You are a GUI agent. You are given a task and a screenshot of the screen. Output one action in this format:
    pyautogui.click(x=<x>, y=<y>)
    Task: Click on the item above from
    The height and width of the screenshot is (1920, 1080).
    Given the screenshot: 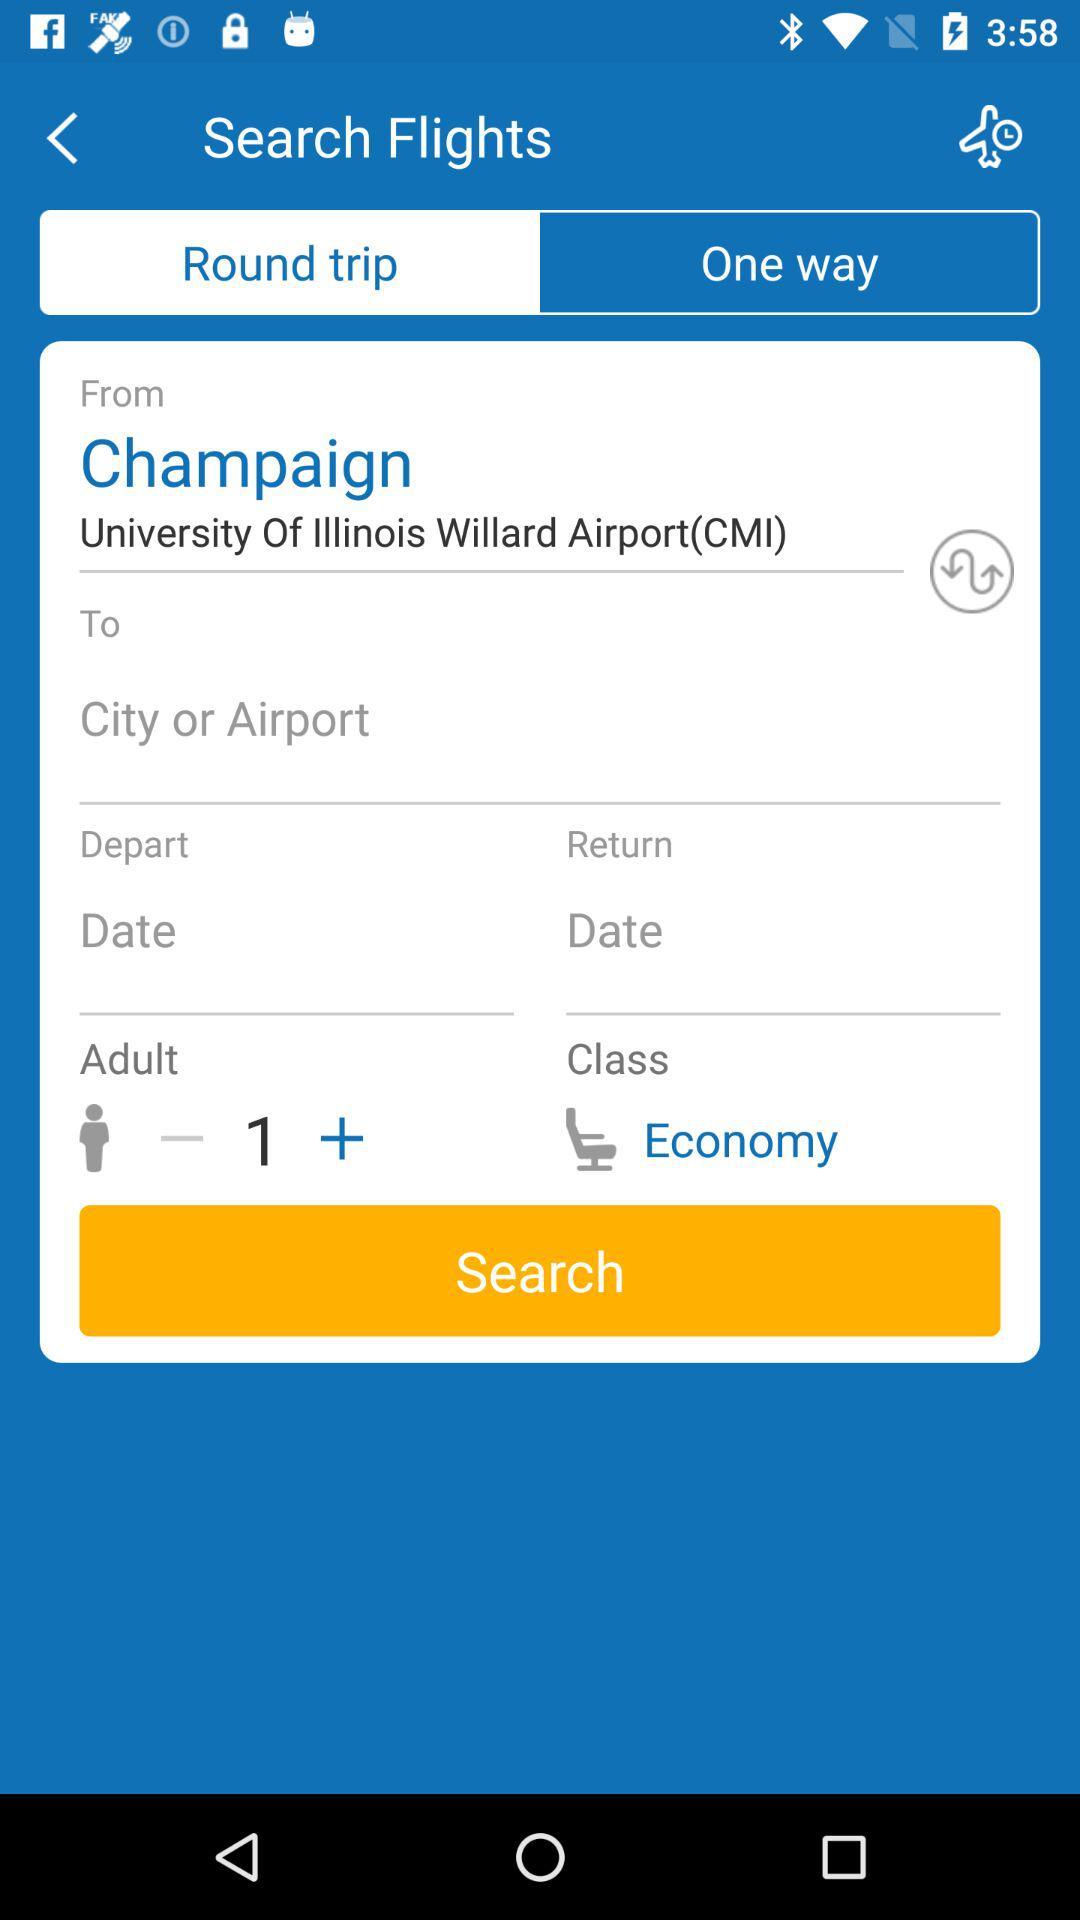 What is the action you would take?
    pyautogui.click(x=789, y=261)
    